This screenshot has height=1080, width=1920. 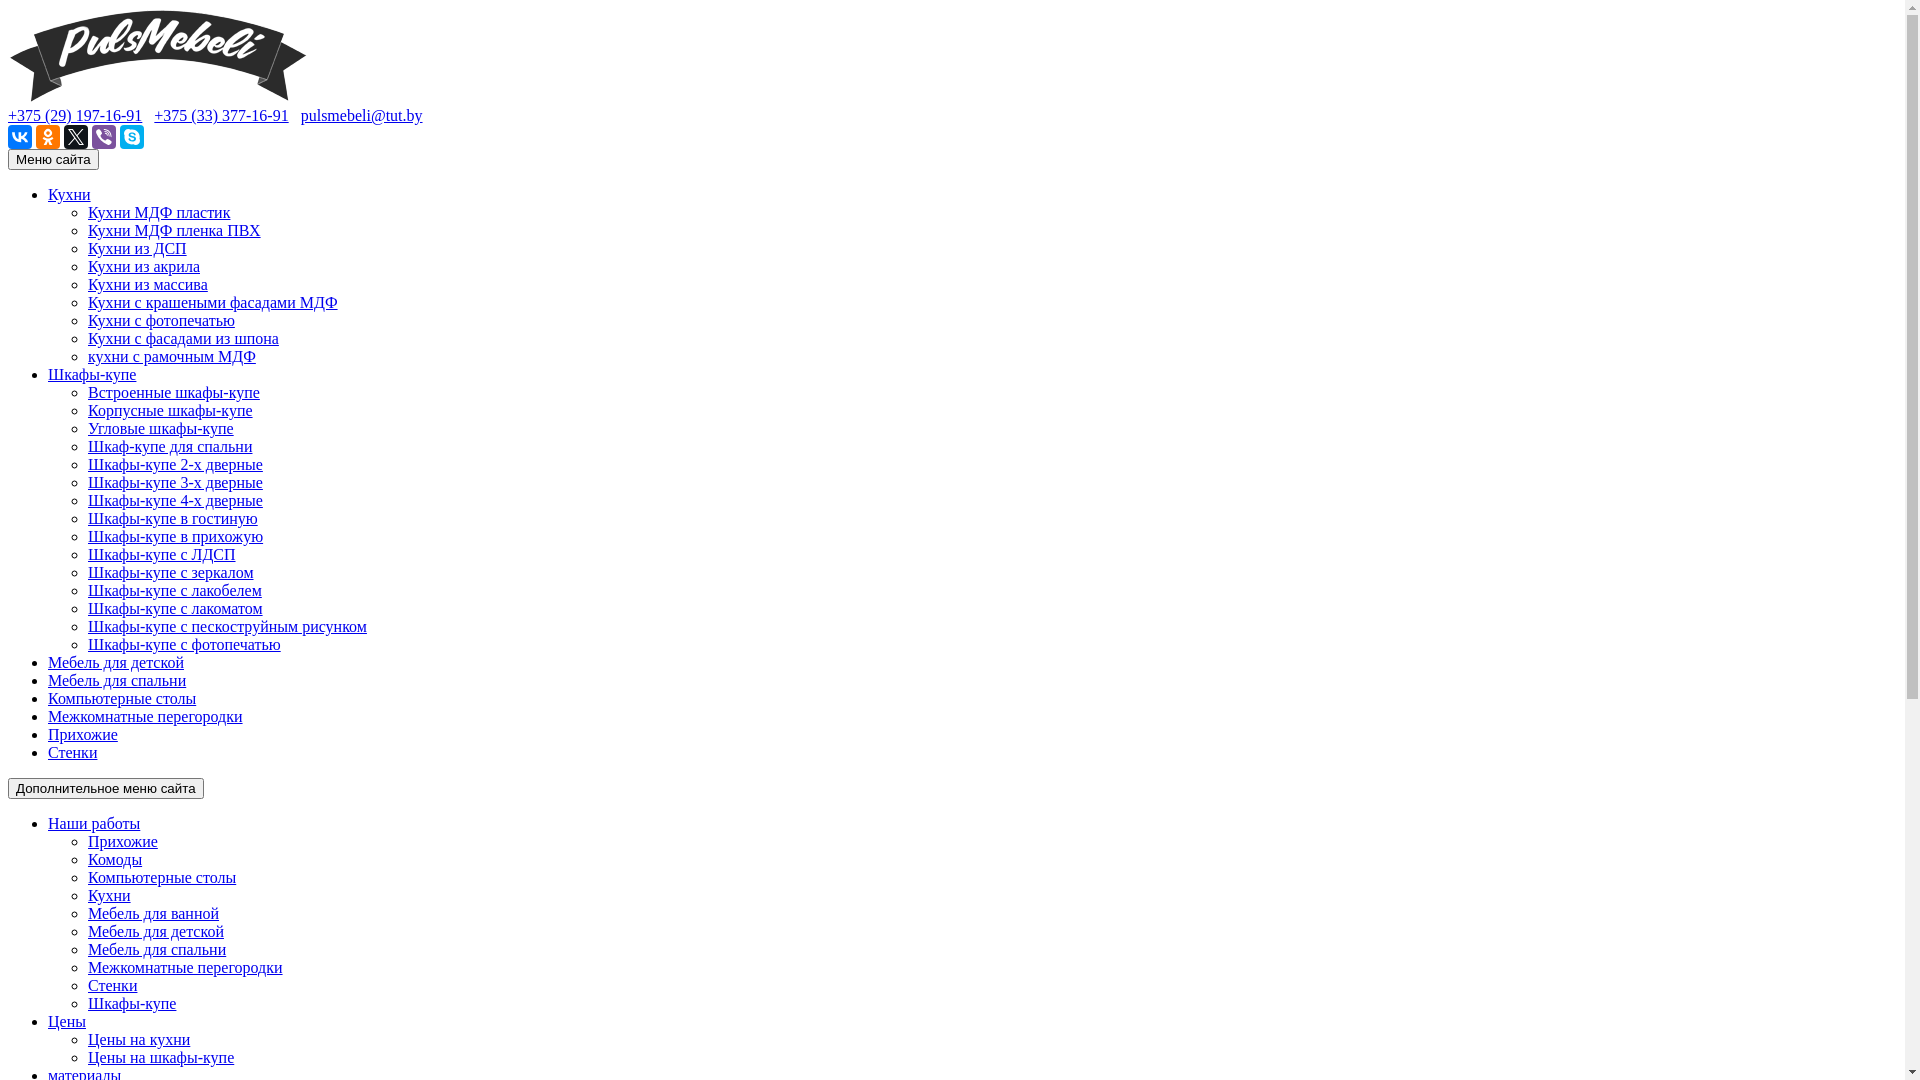 I want to click on '+375 (29) 197-16-91', so click(x=75, y=115).